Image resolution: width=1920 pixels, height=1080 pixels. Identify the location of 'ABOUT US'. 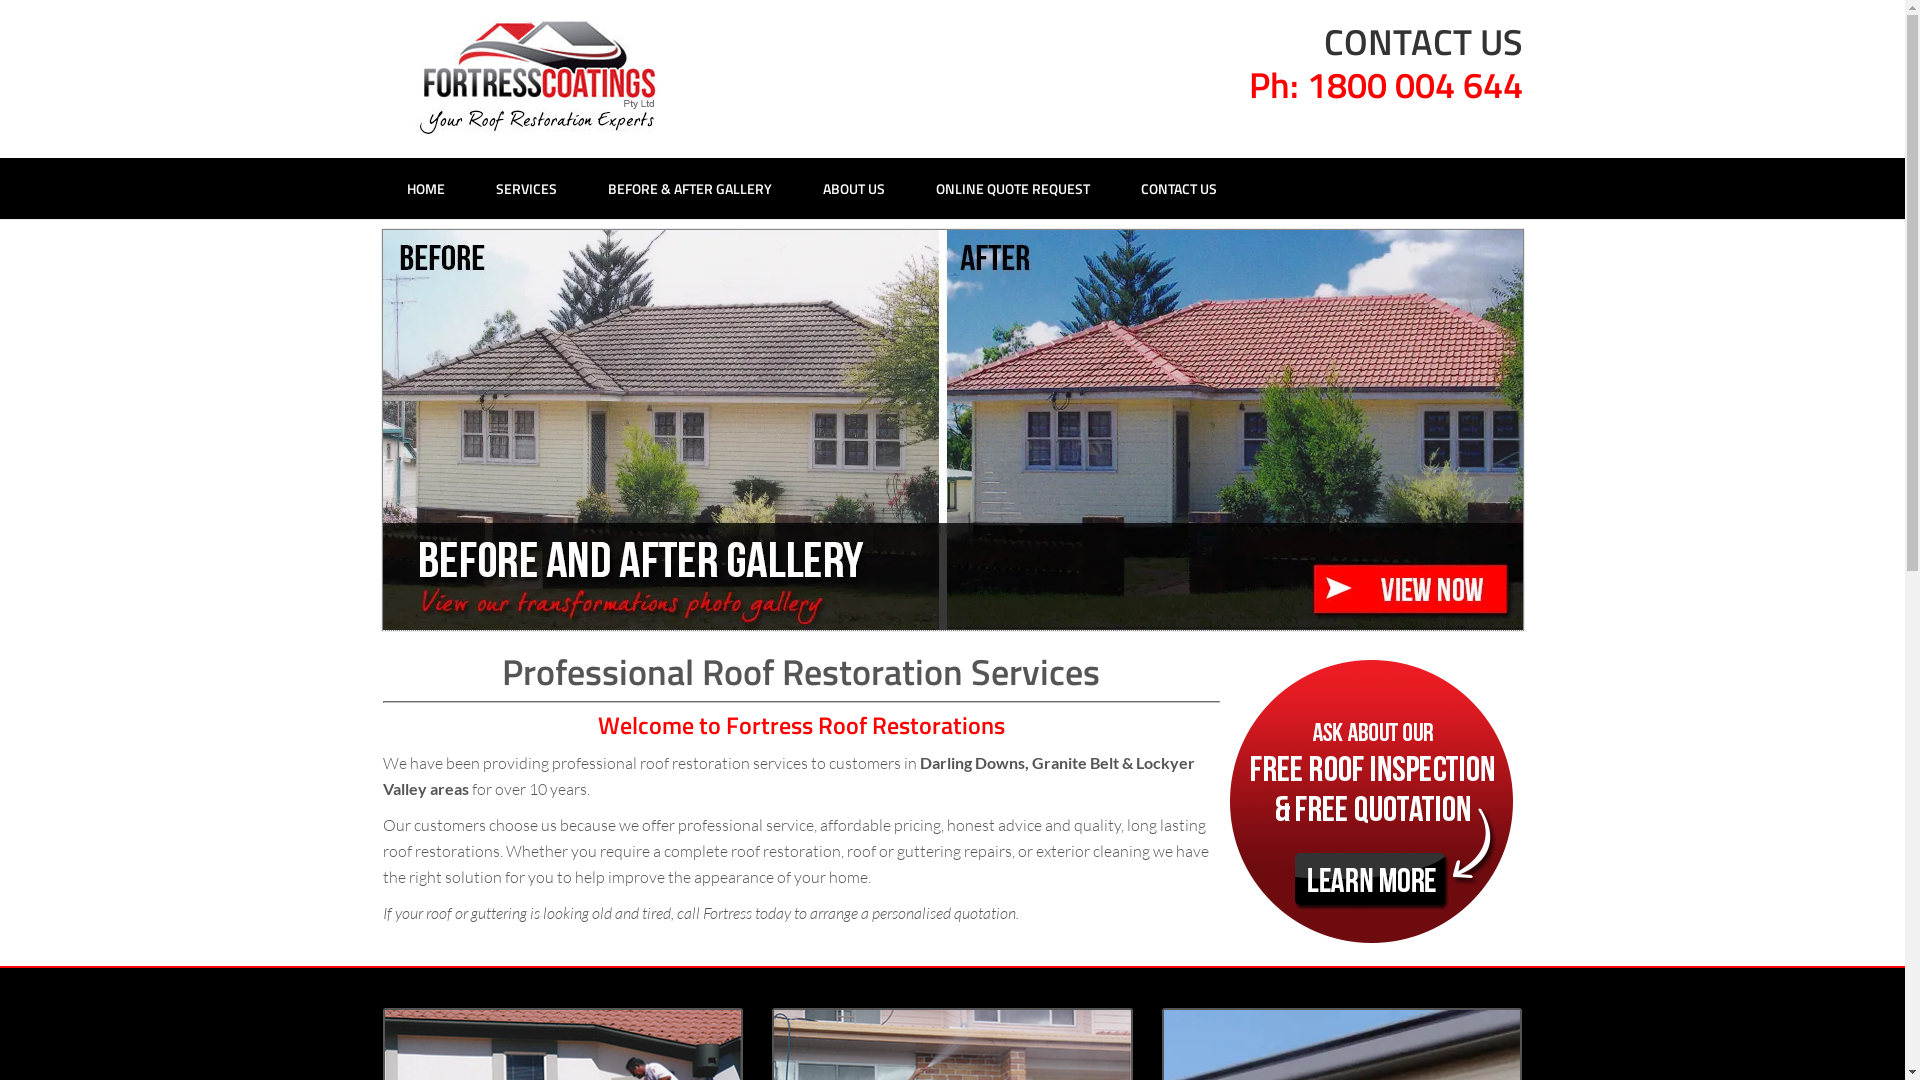
(853, 188).